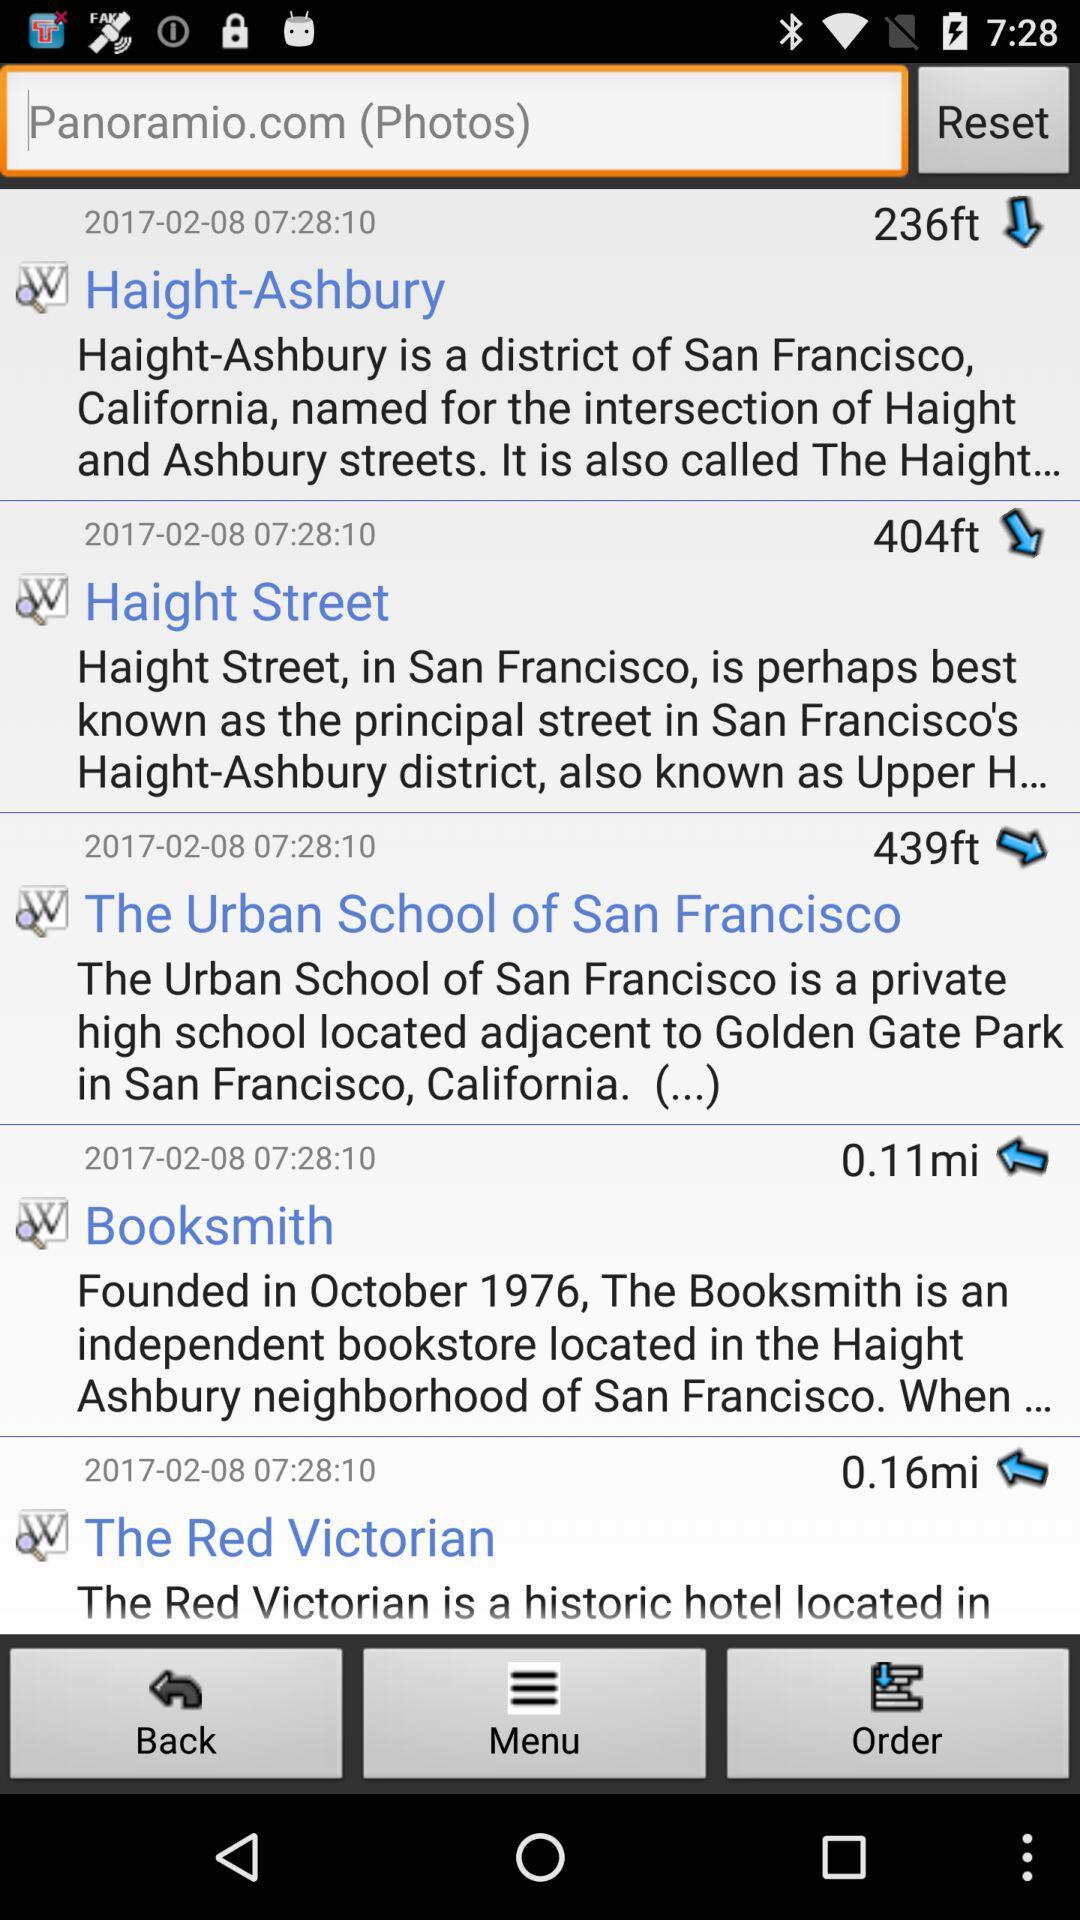 This screenshot has height=1920, width=1080. What do you see at coordinates (42, 1127) in the screenshot?
I see `the item next to the urban school app` at bounding box center [42, 1127].